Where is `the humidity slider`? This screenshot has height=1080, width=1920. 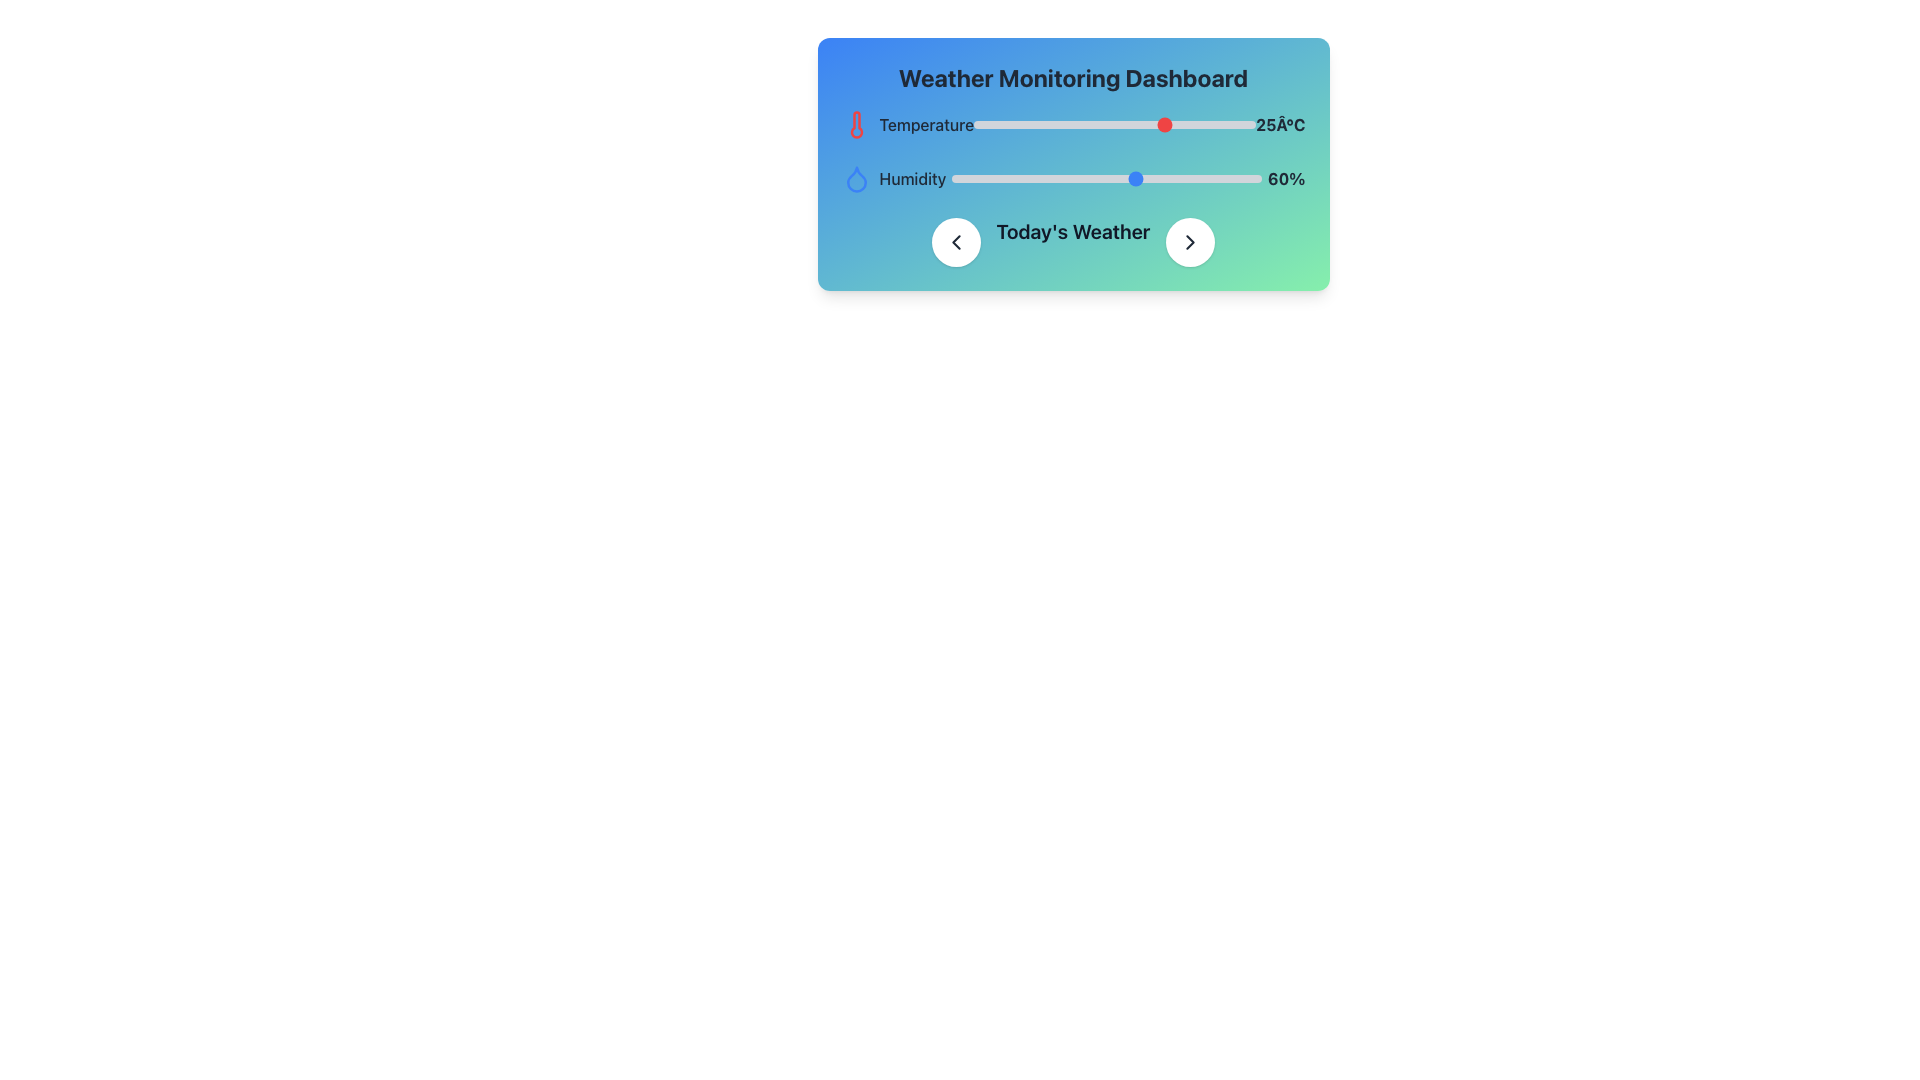 the humidity slider is located at coordinates (1144, 177).